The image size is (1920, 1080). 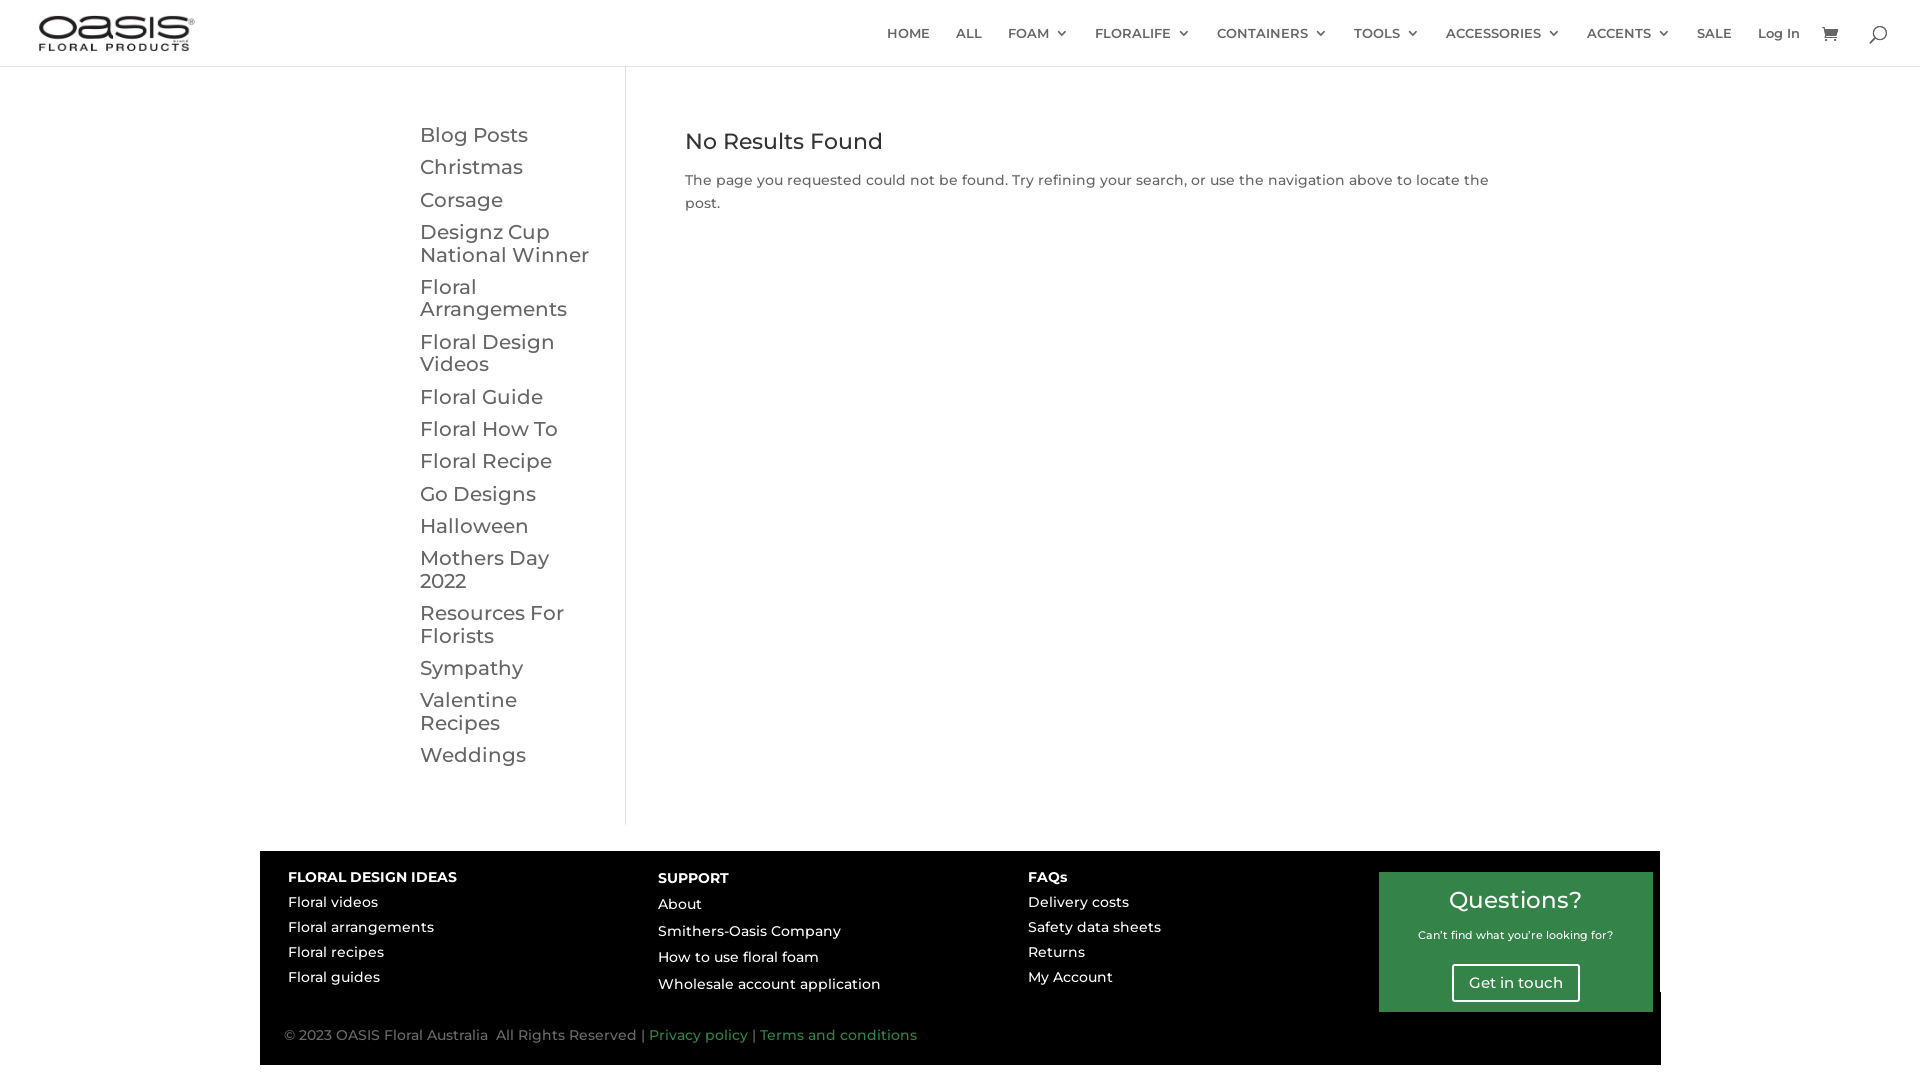 What do you see at coordinates (886, 45) in the screenshot?
I see `'HOME'` at bounding box center [886, 45].